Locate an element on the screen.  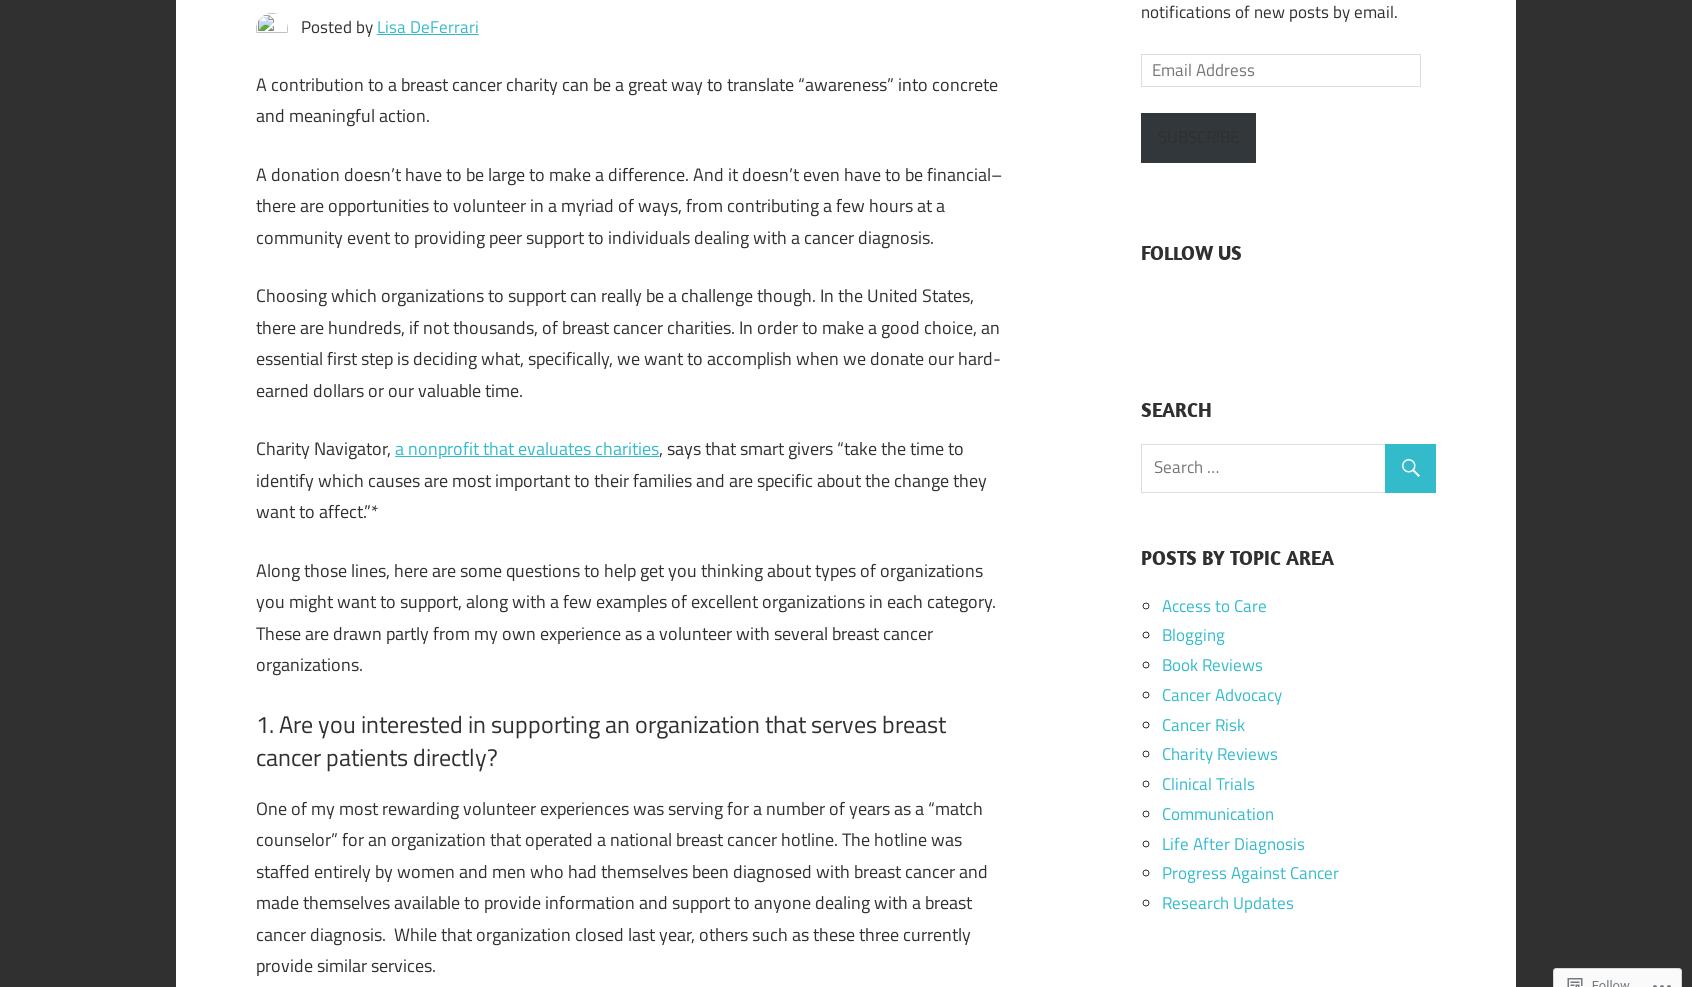
'FOLLOW US' is located at coordinates (1190, 252).